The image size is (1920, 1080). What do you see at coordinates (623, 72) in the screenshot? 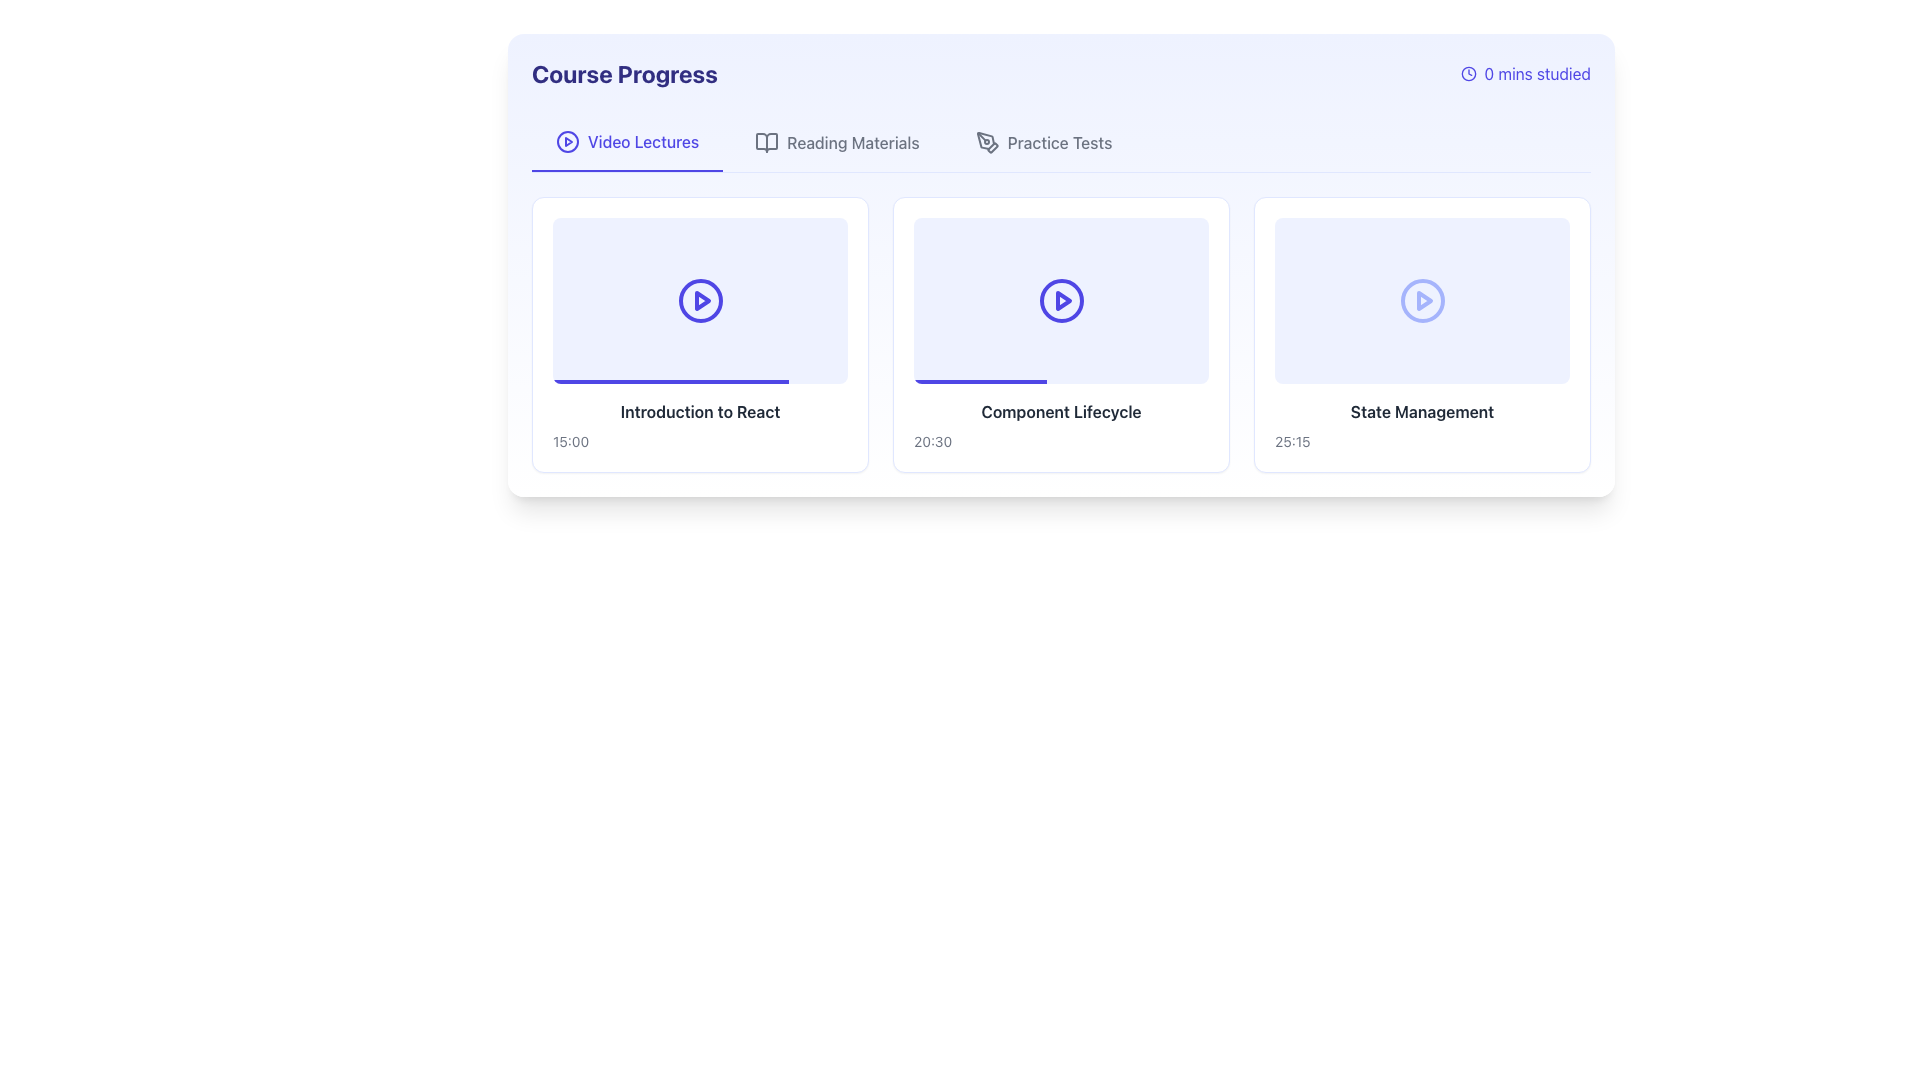
I see `the 'Course Progress' text label, which is styled in bold dark indigo and positioned at the top-left corner of the interface, indicating its importance as a section title` at bounding box center [623, 72].